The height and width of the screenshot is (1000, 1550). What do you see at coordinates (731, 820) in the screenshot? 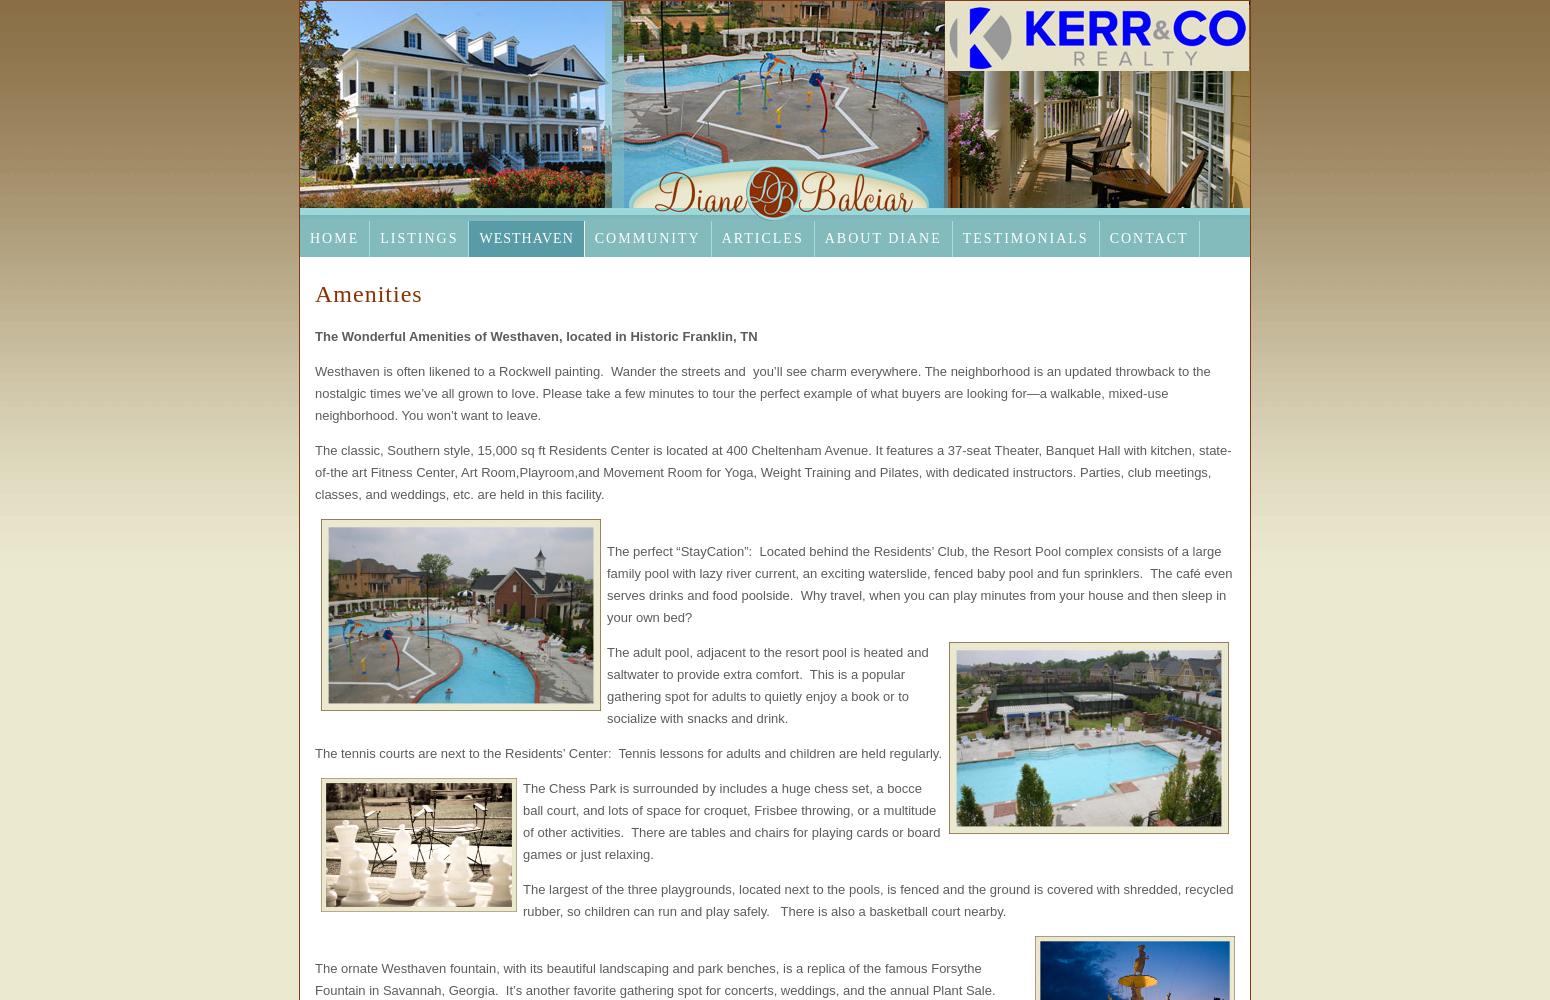
I see `'The Chess Park is surrounded by includes a huge chess set, a bocce ball court, and lots of space for croquet, Frisbee throwing, or a multitude of other activities.  There are tables and chairs for playing cards or board games or just relaxing.'` at bounding box center [731, 820].